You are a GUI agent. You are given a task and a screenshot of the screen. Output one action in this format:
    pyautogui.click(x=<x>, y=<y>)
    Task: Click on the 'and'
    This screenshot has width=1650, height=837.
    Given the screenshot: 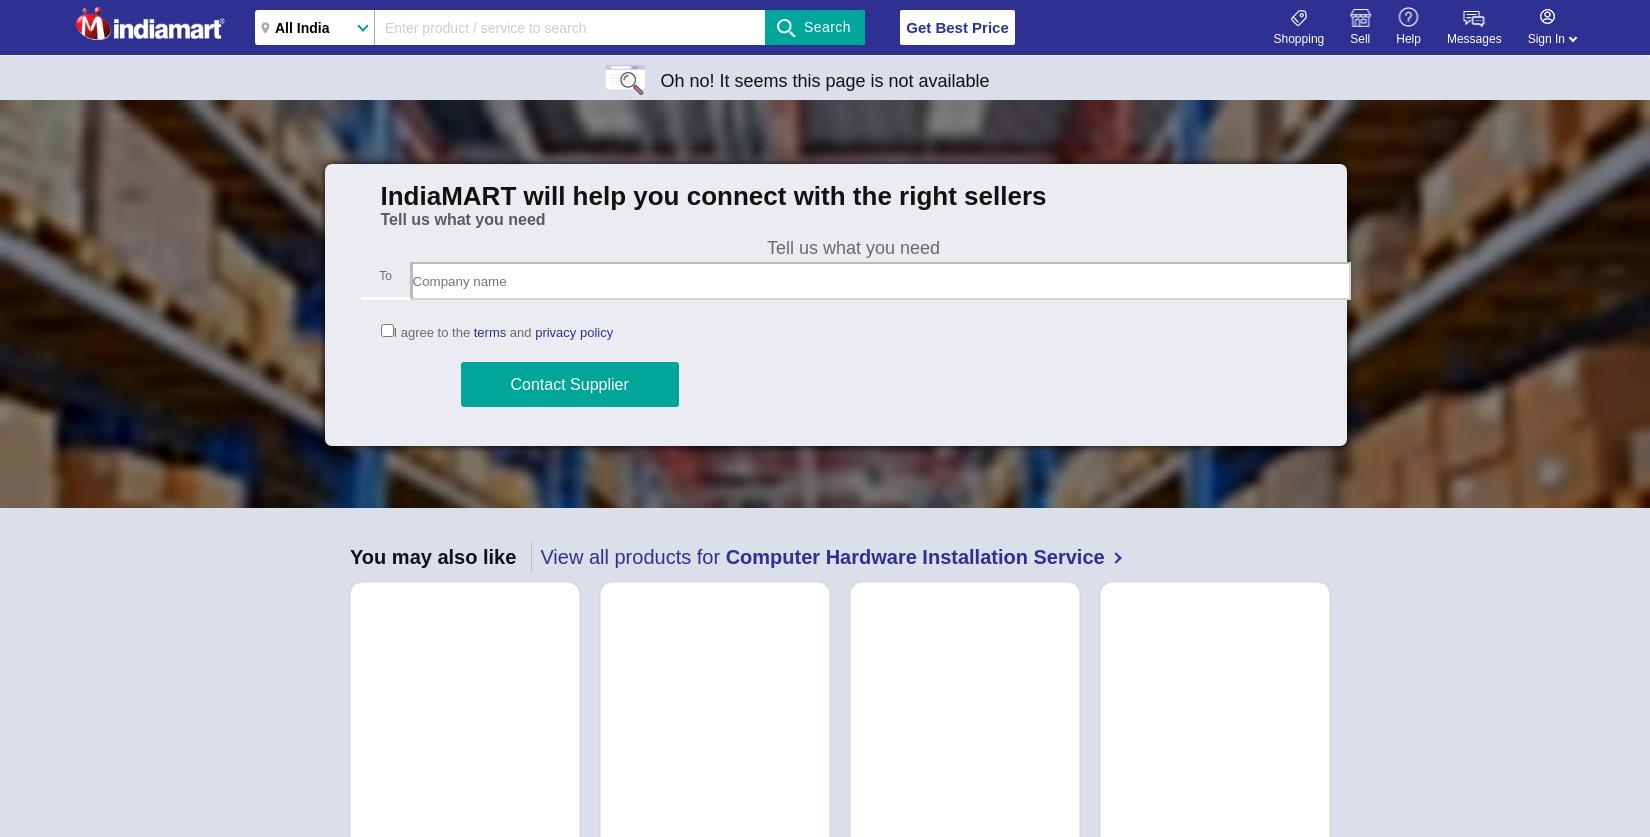 What is the action you would take?
    pyautogui.click(x=519, y=332)
    